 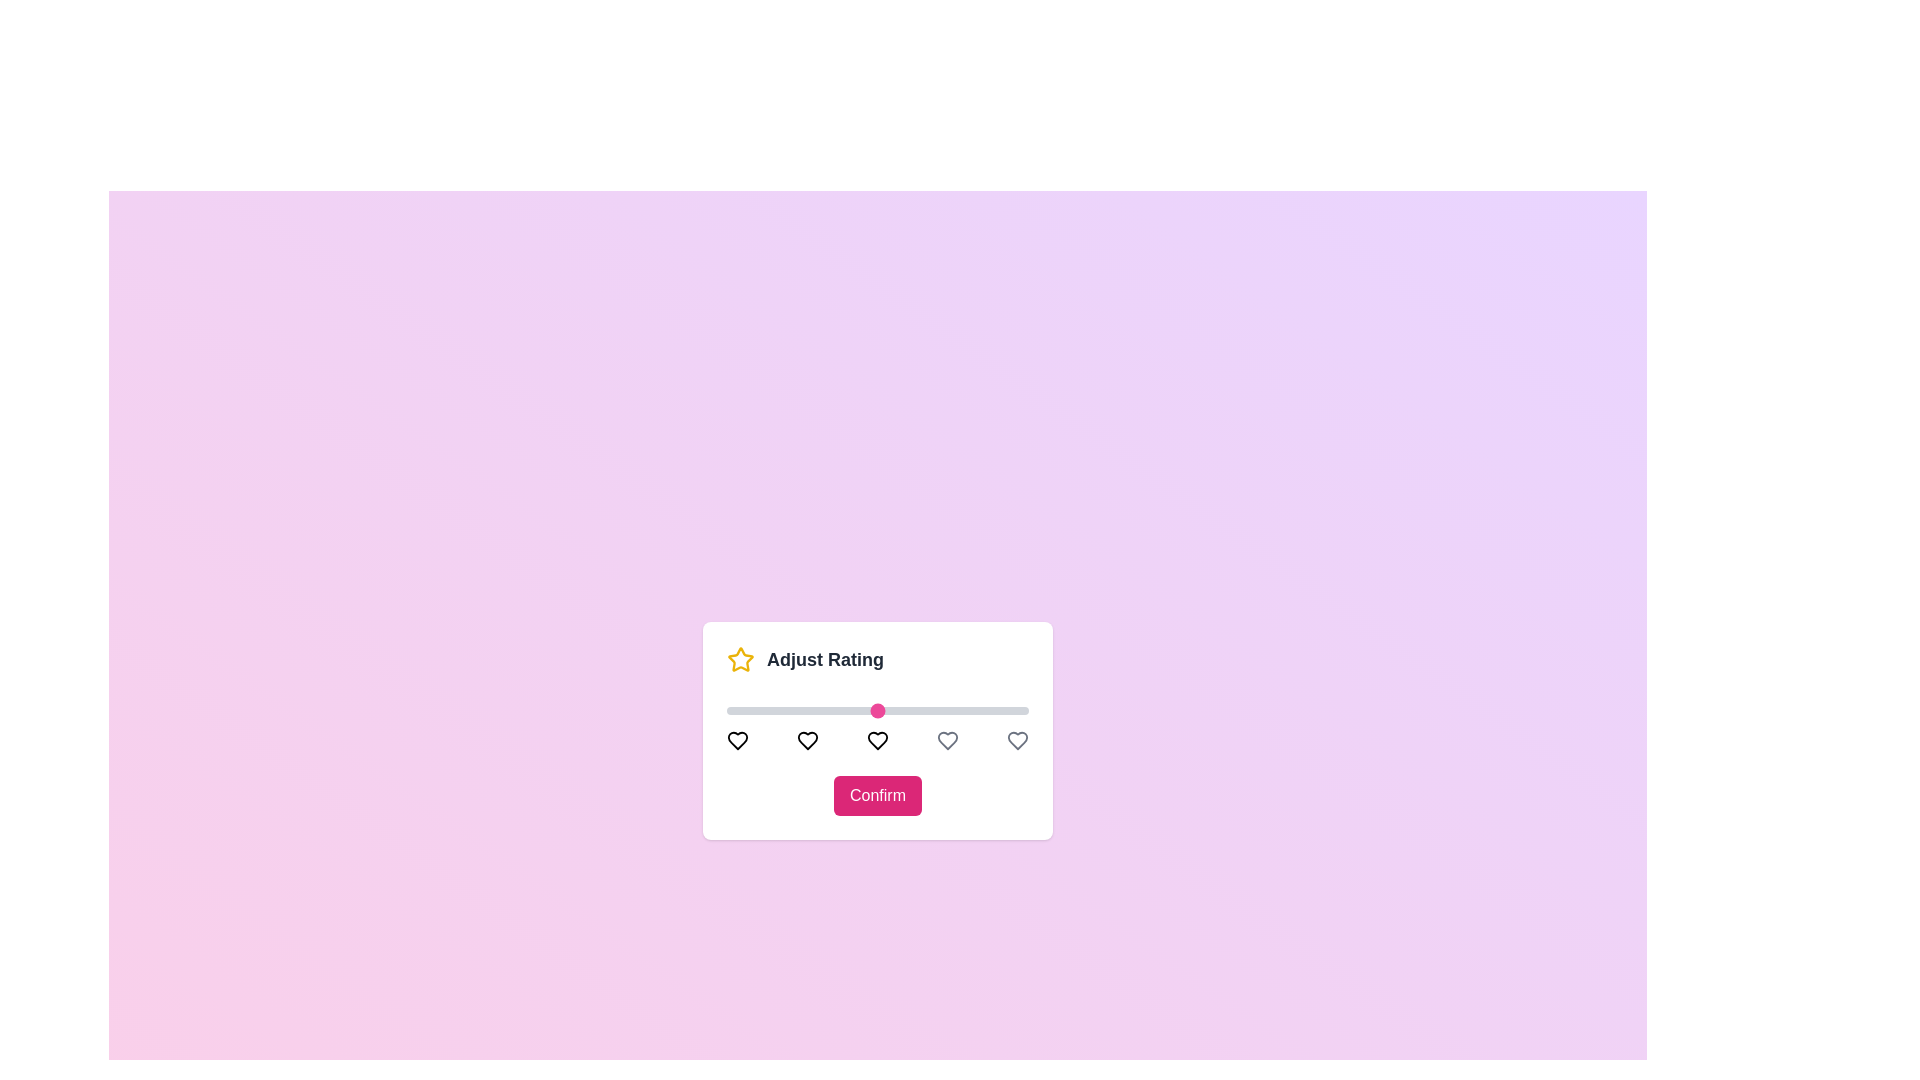 What do you see at coordinates (725, 709) in the screenshot?
I see `the slider to set the rating to 1` at bounding box center [725, 709].